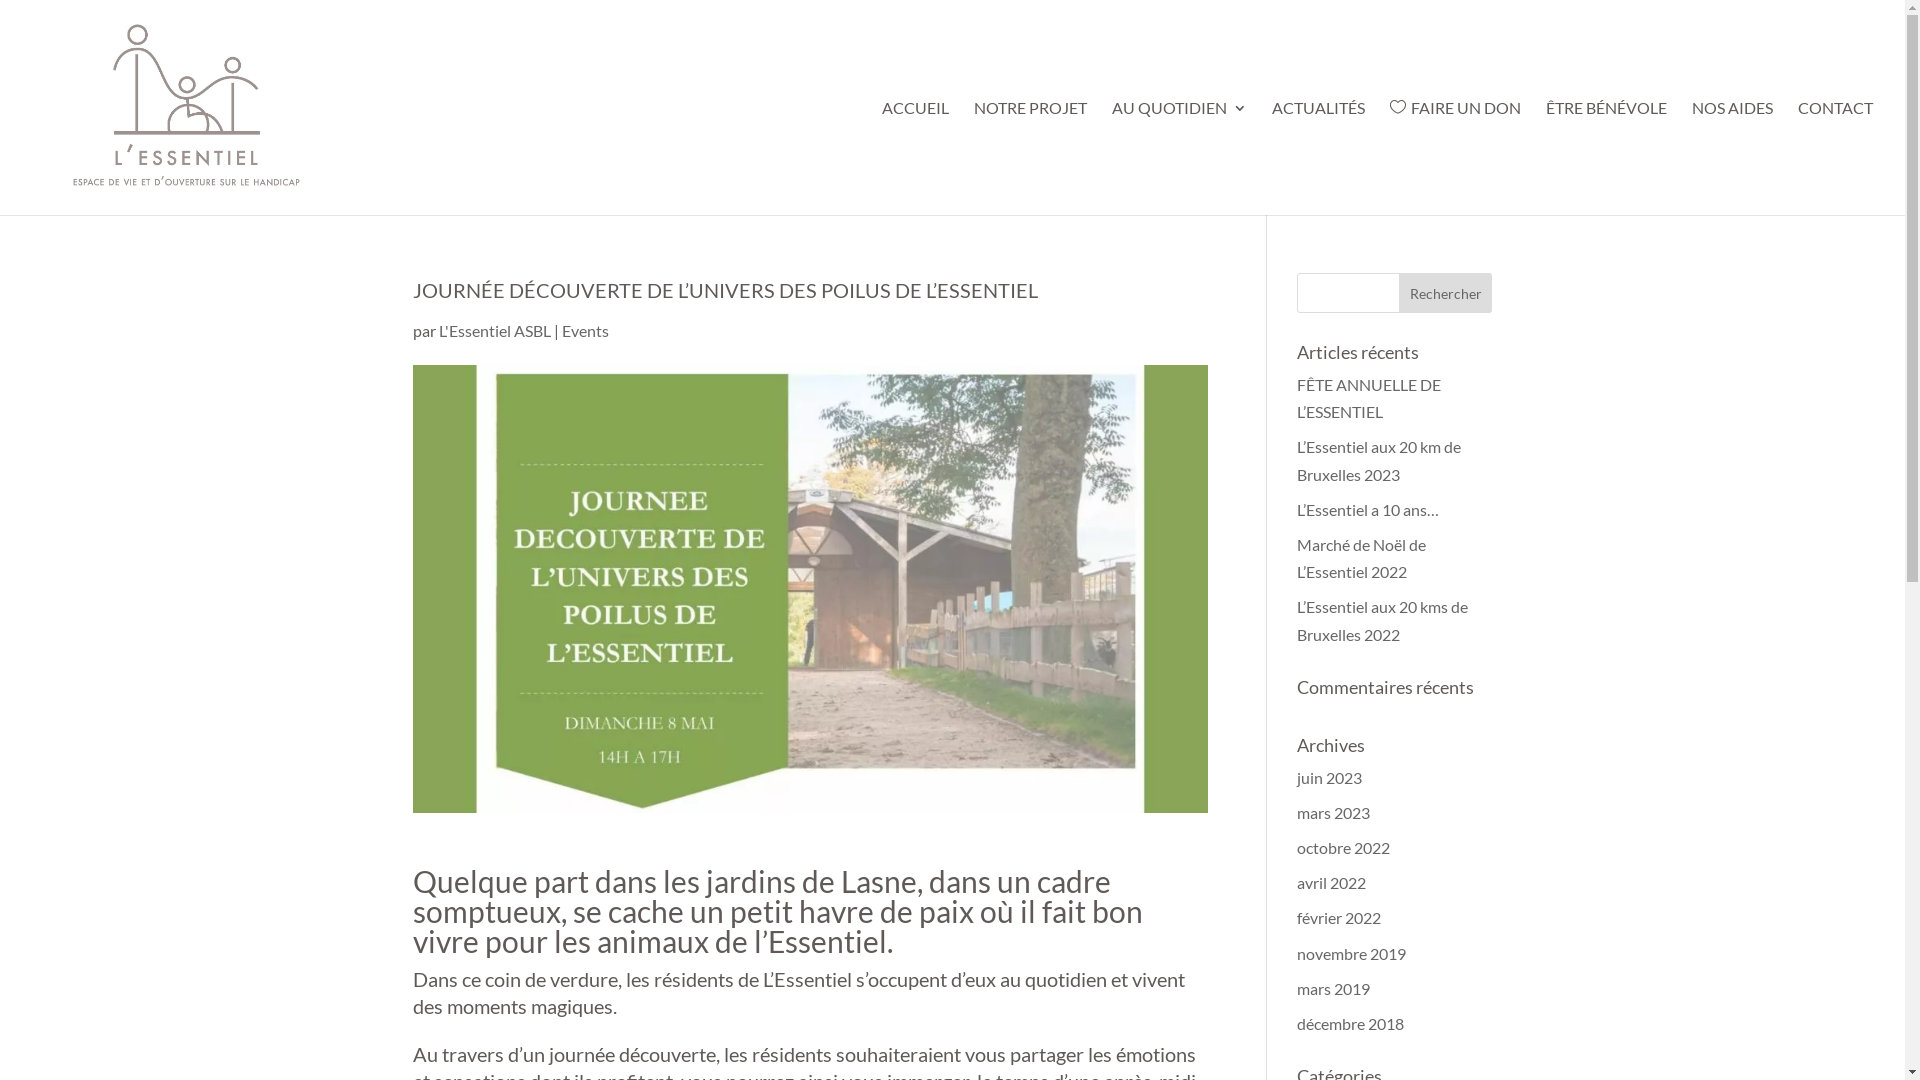  What do you see at coordinates (1030, 157) in the screenshot?
I see `'NOTRE PROJET'` at bounding box center [1030, 157].